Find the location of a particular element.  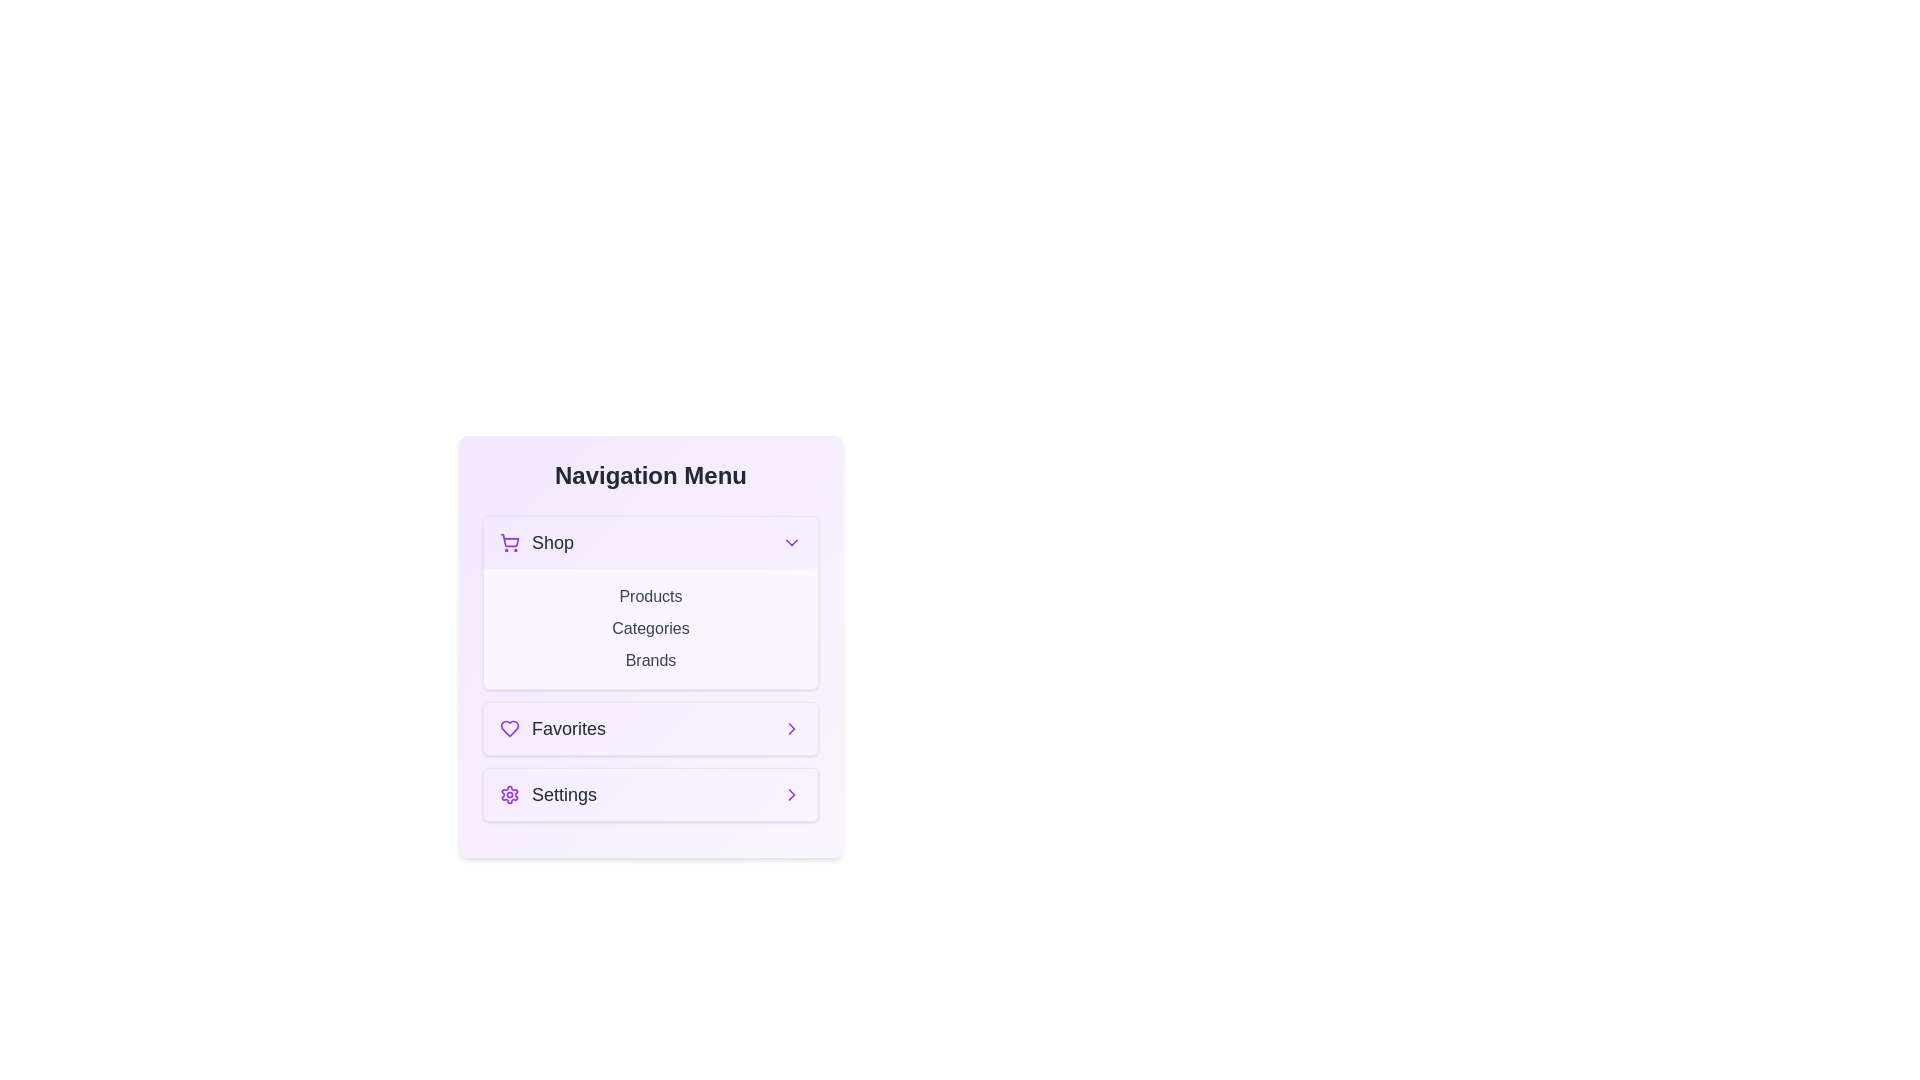

the 'Favorites' icon located to the left of the 'Favorites' label in the navigation menu is located at coordinates (508, 729).